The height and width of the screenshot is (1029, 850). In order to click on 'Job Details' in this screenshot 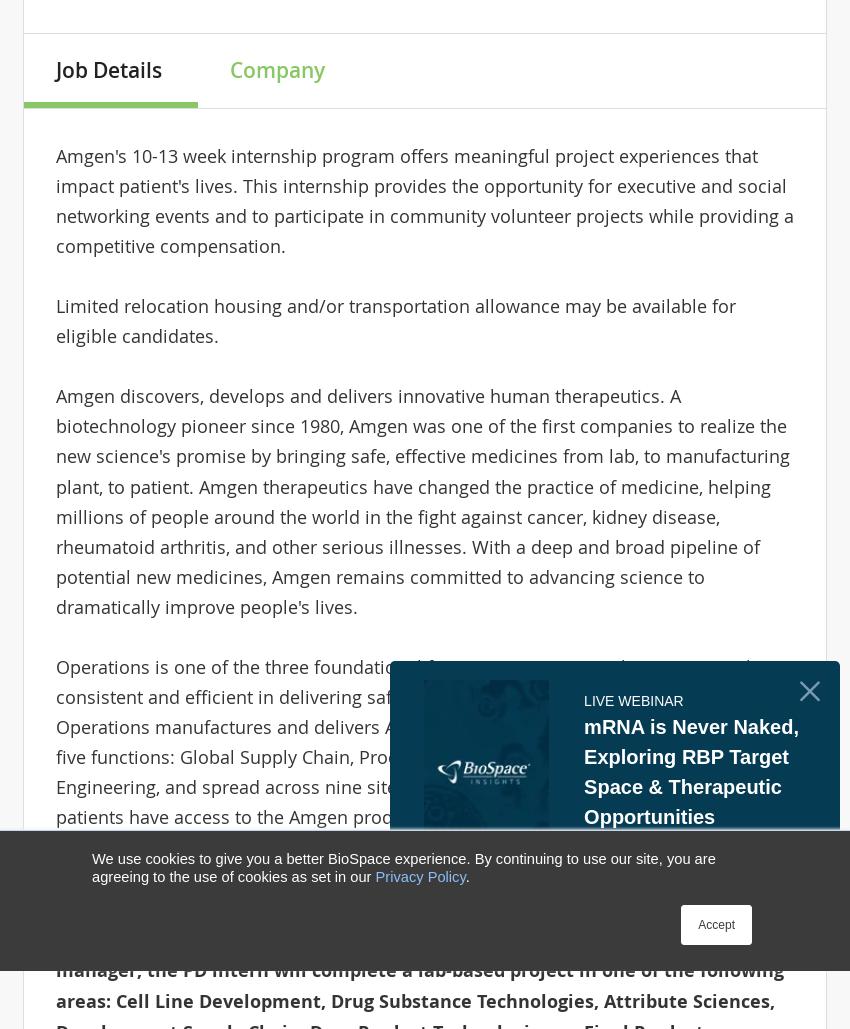, I will do `click(107, 69)`.